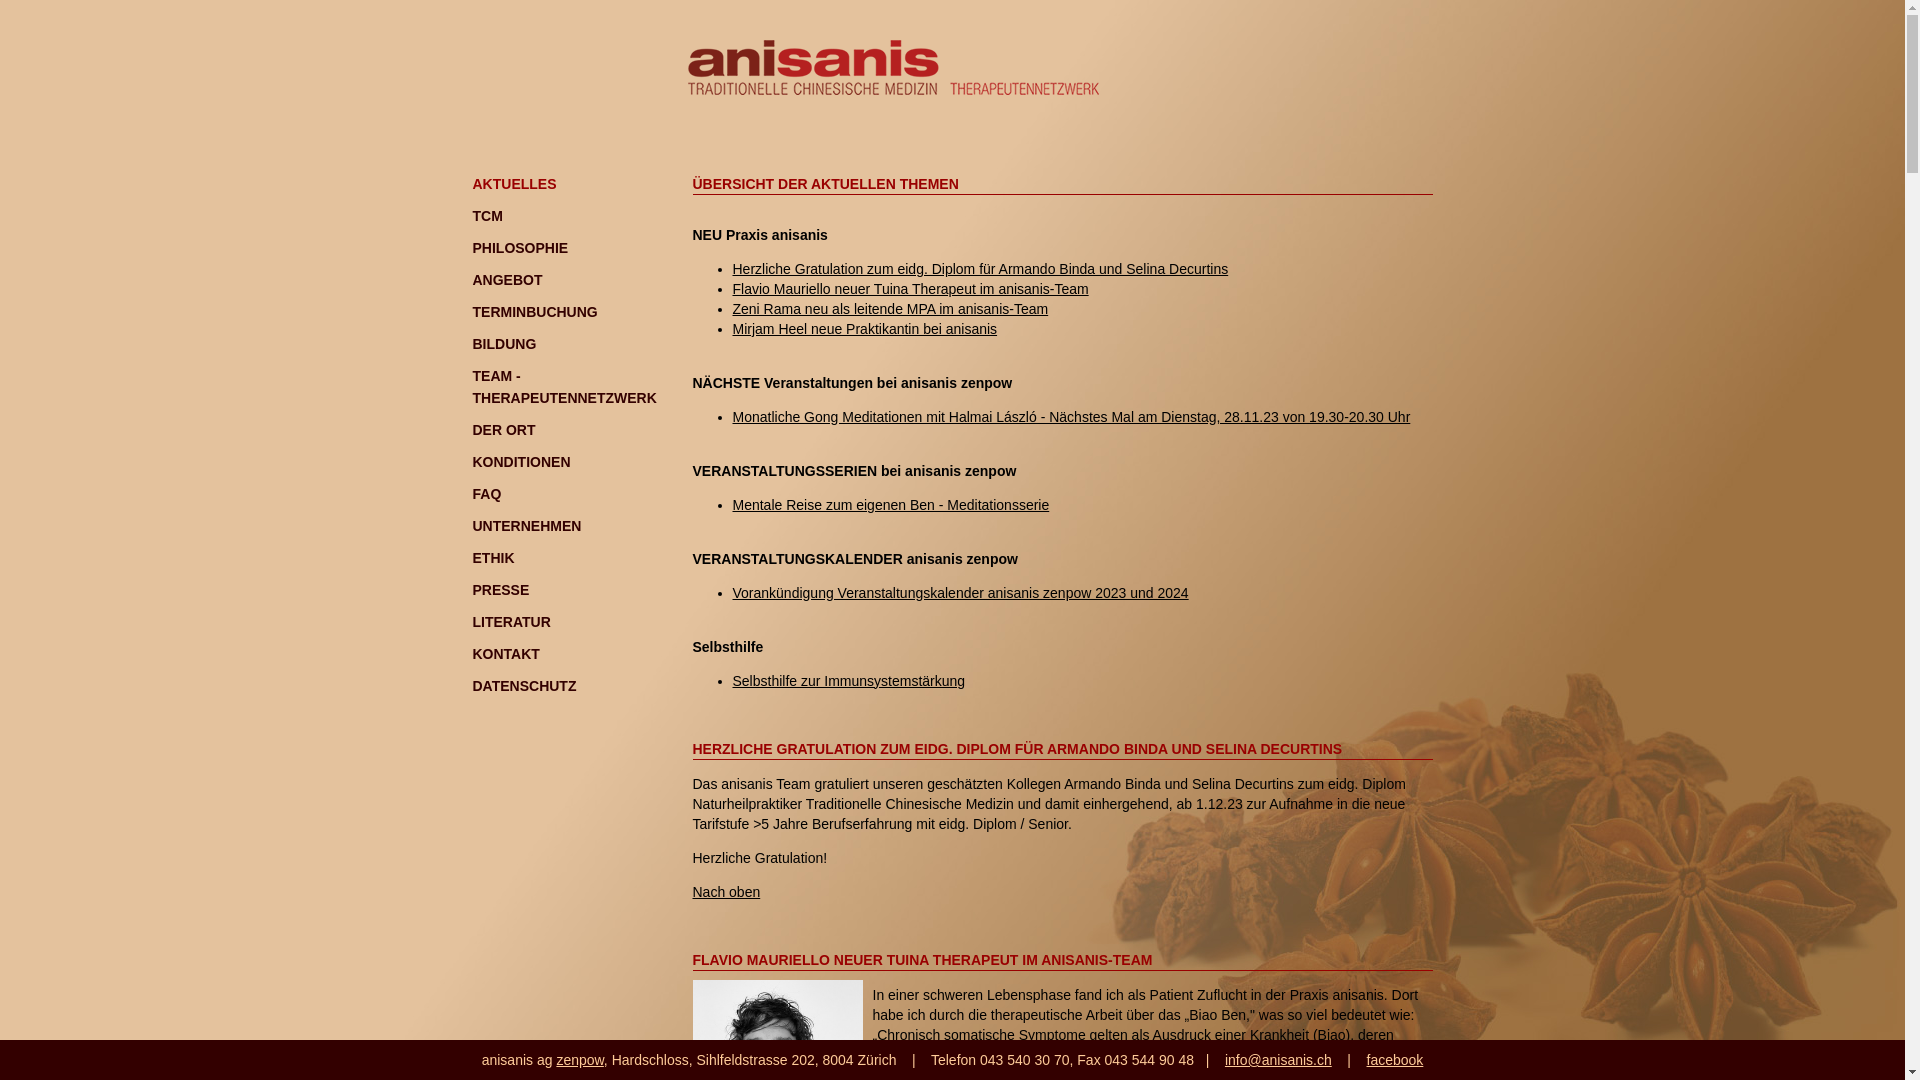  Describe the element at coordinates (503, 428) in the screenshot. I see `'DER ORT'` at that location.